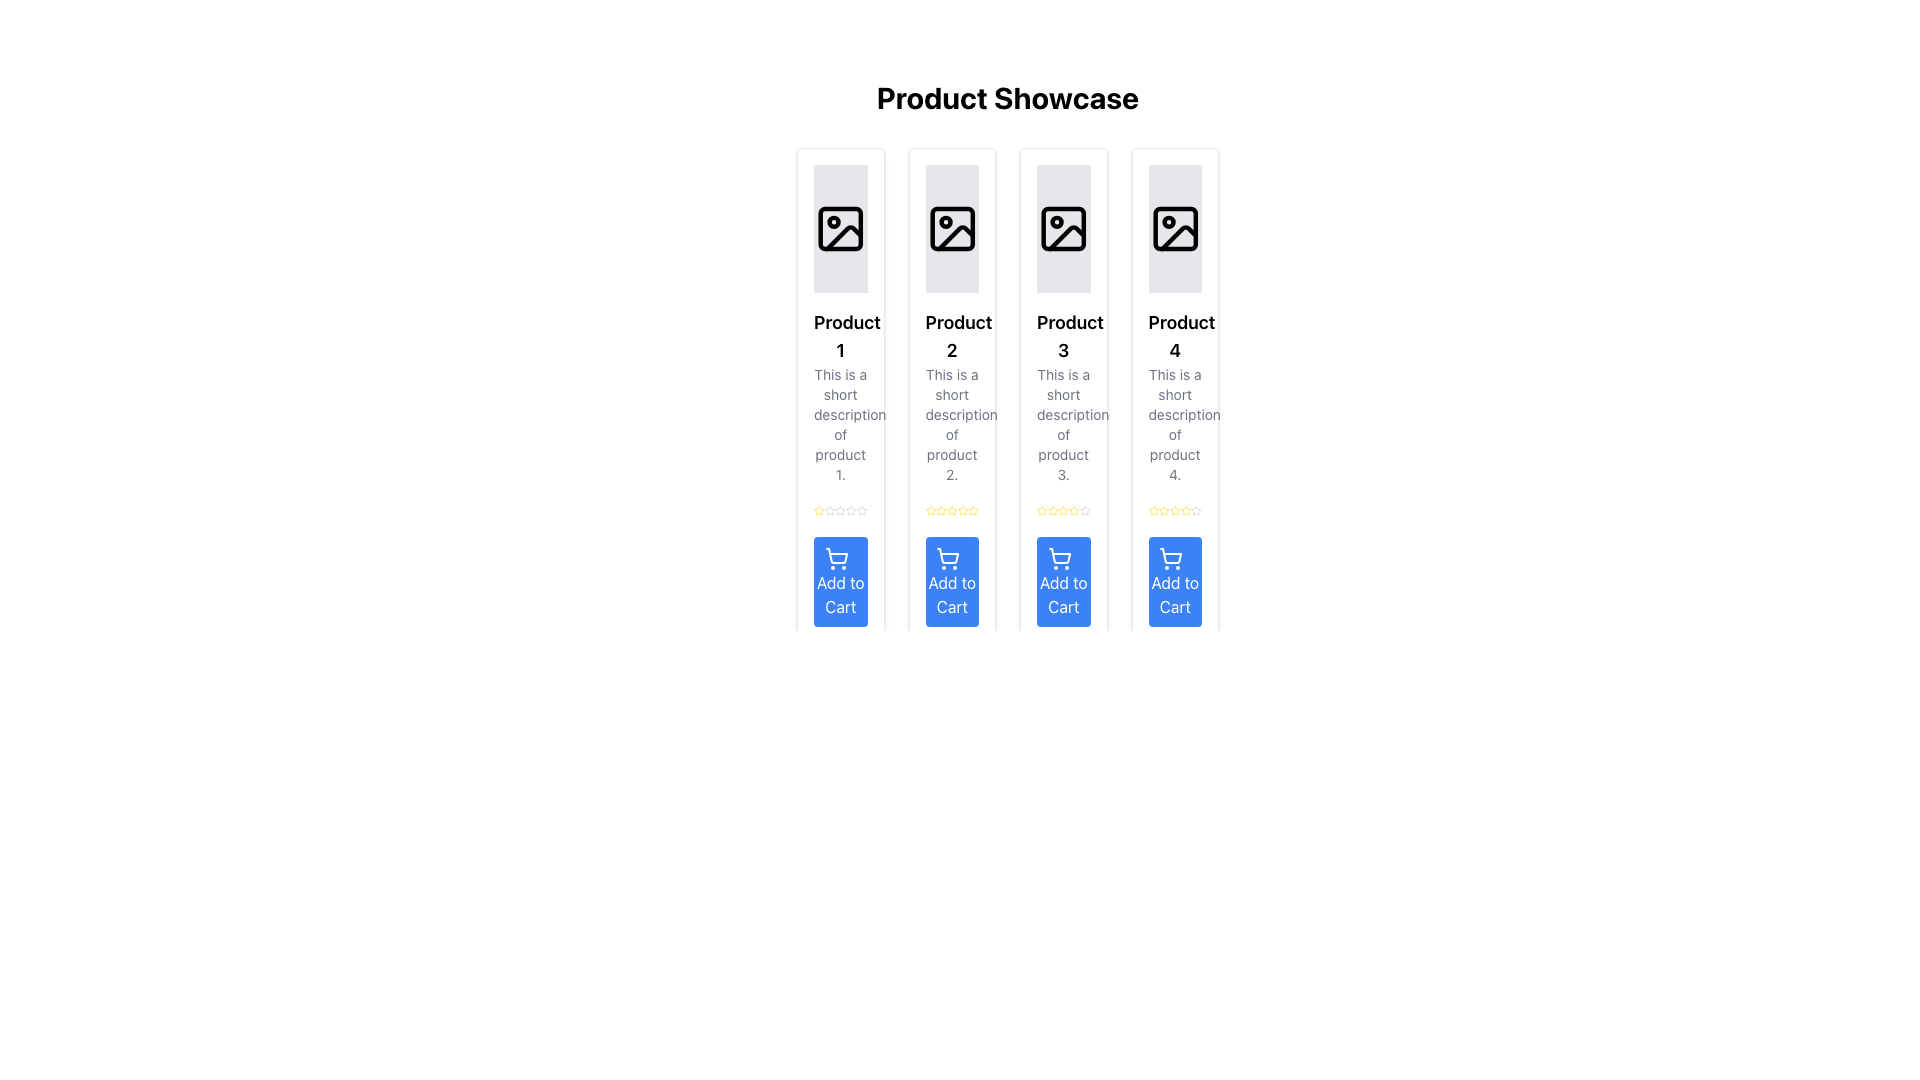  Describe the element at coordinates (840, 227) in the screenshot. I see `the decorative vector graphic element located in the first product's image slot of the product showcase grid for 'Product 1'` at that location.